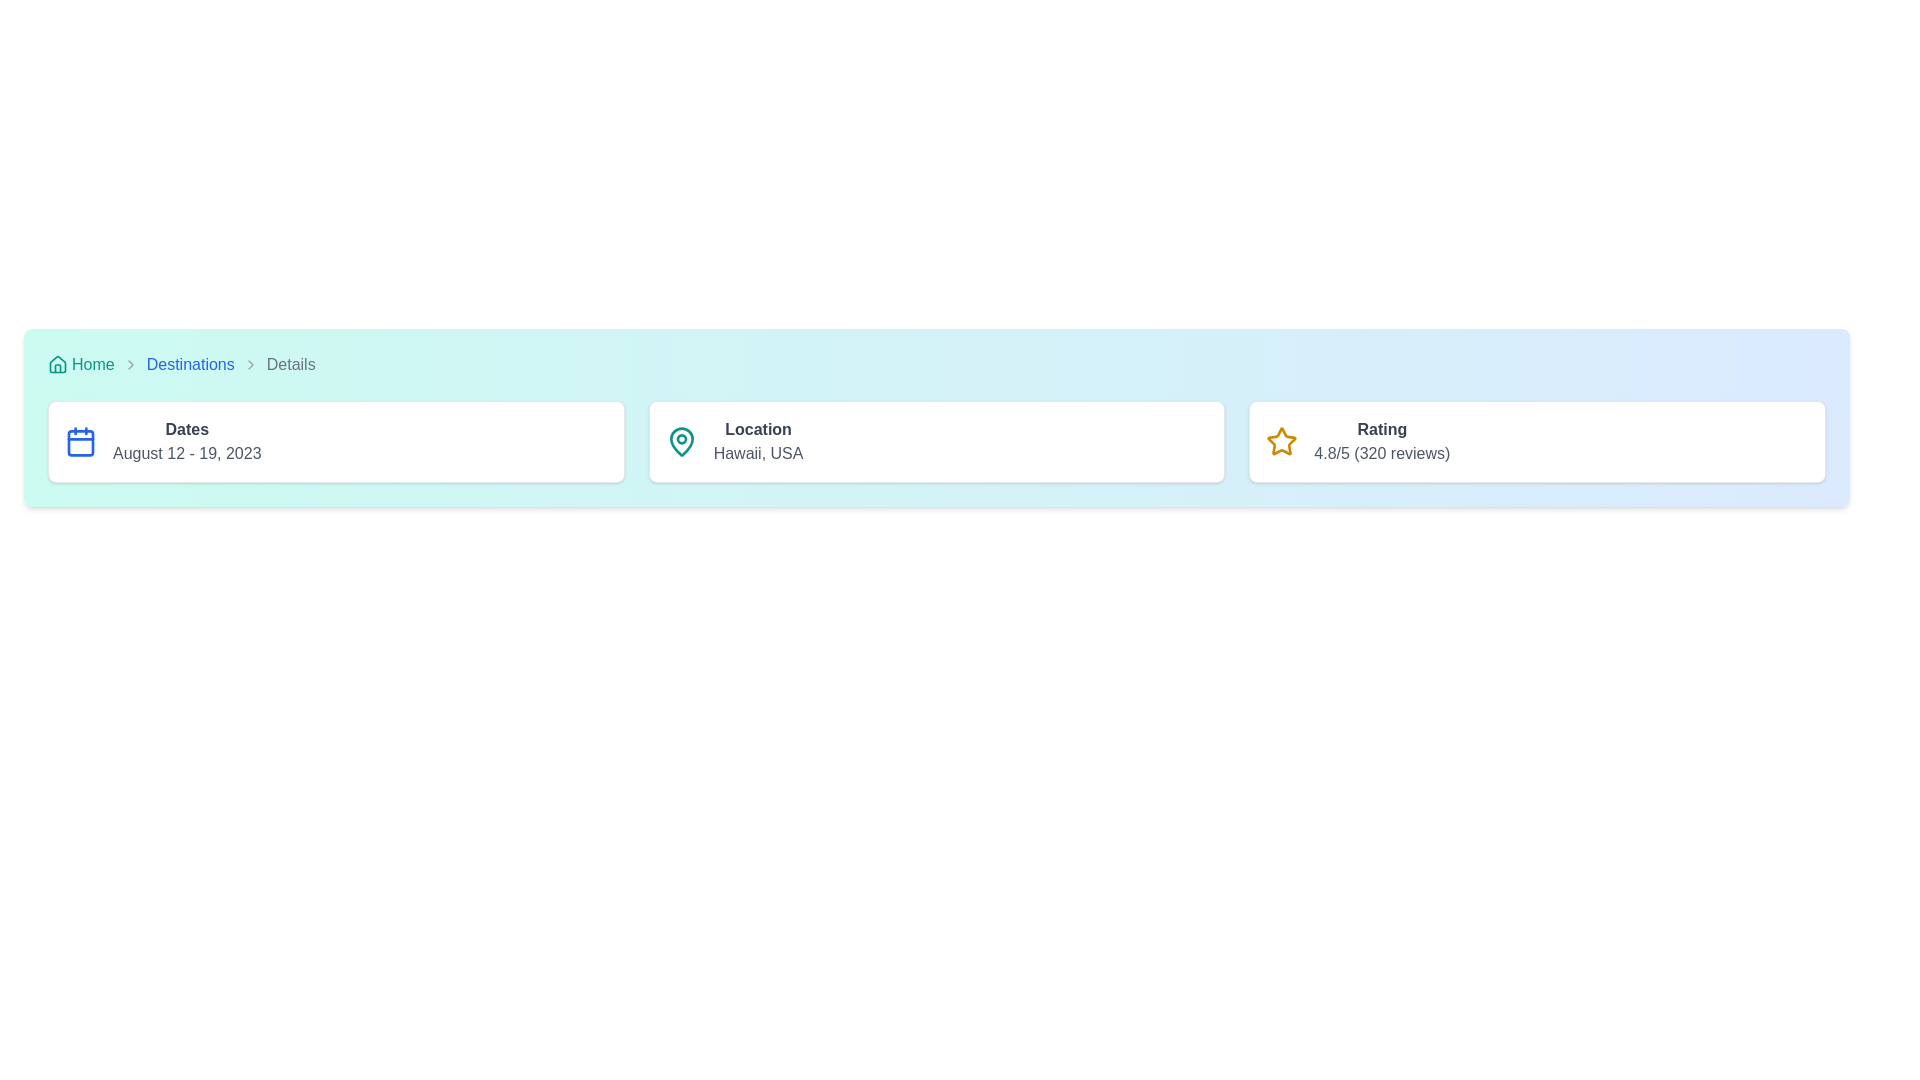 The height and width of the screenshot is (1080, 1920). I want to click on the static text element displaying the date range, which is located underneath the 'Dates' label and aligned with the calendar icon, indicating it is non-interactive and purely informational, so click(187, 454).